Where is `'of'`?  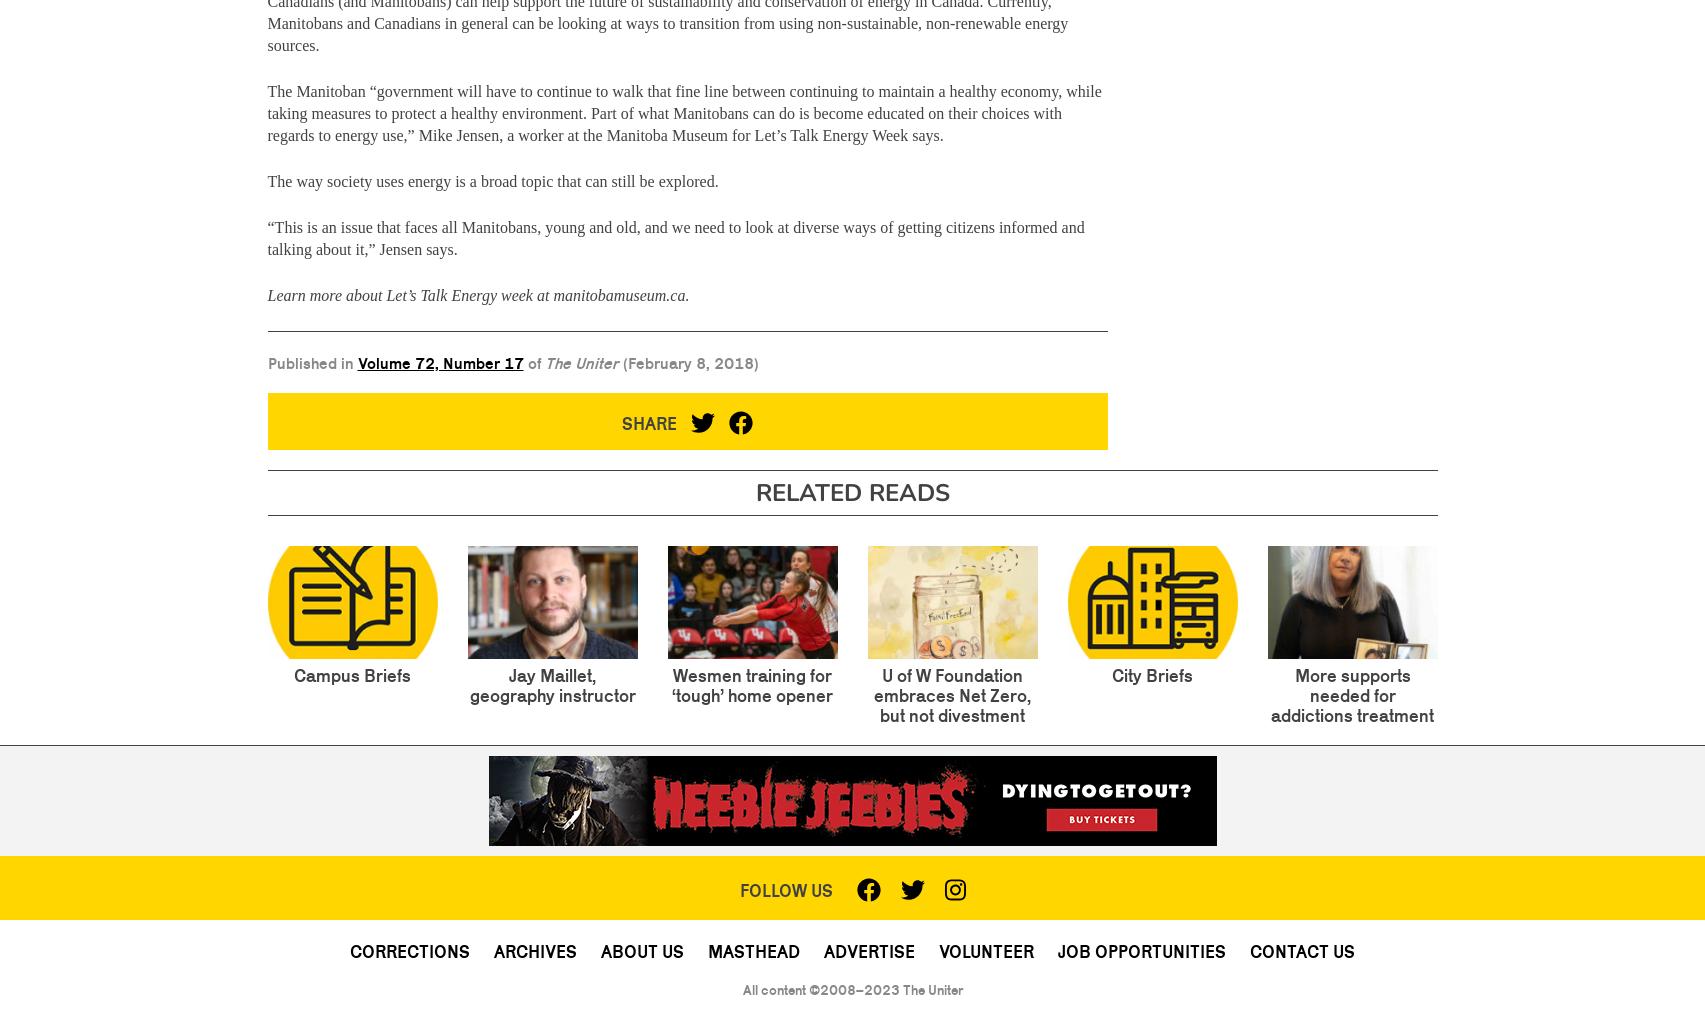
'of' is located at coordinates (533, 360).